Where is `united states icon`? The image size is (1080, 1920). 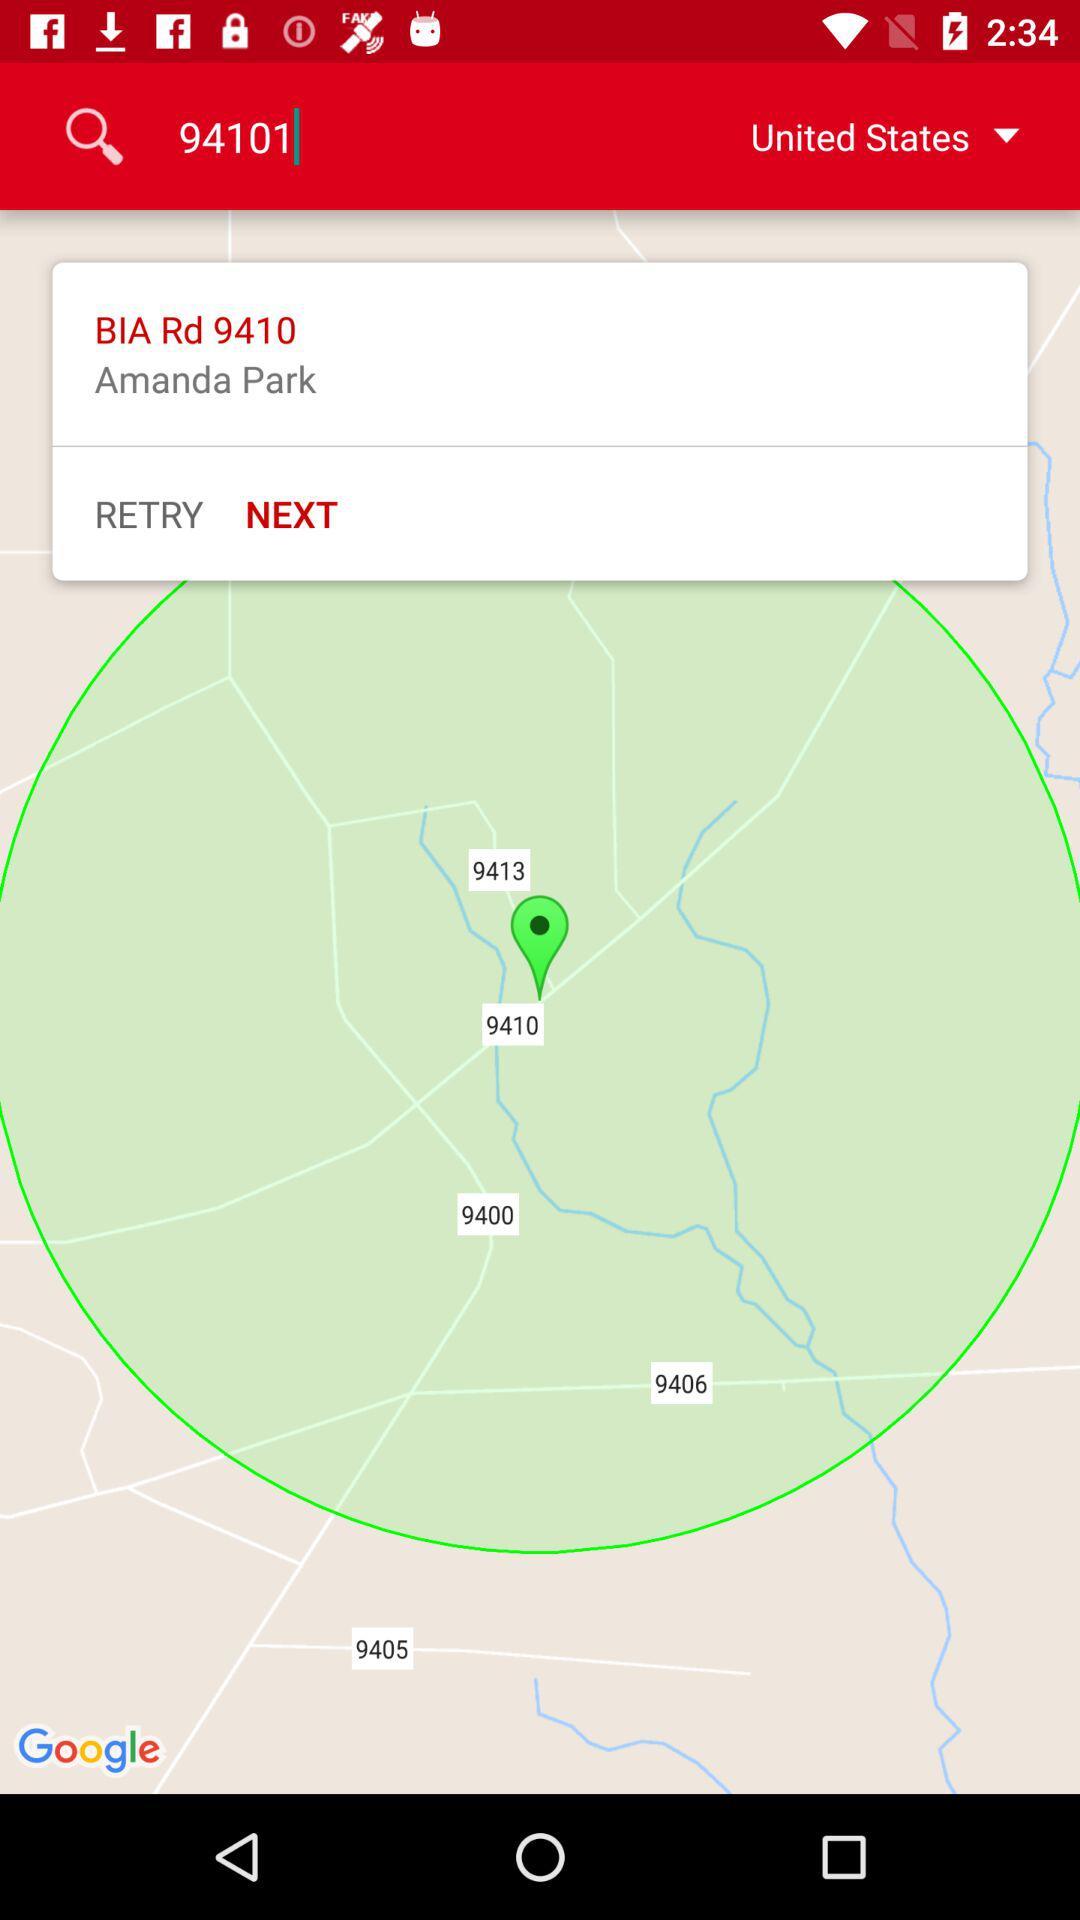
united states icon is located at coordinates (853, 135).